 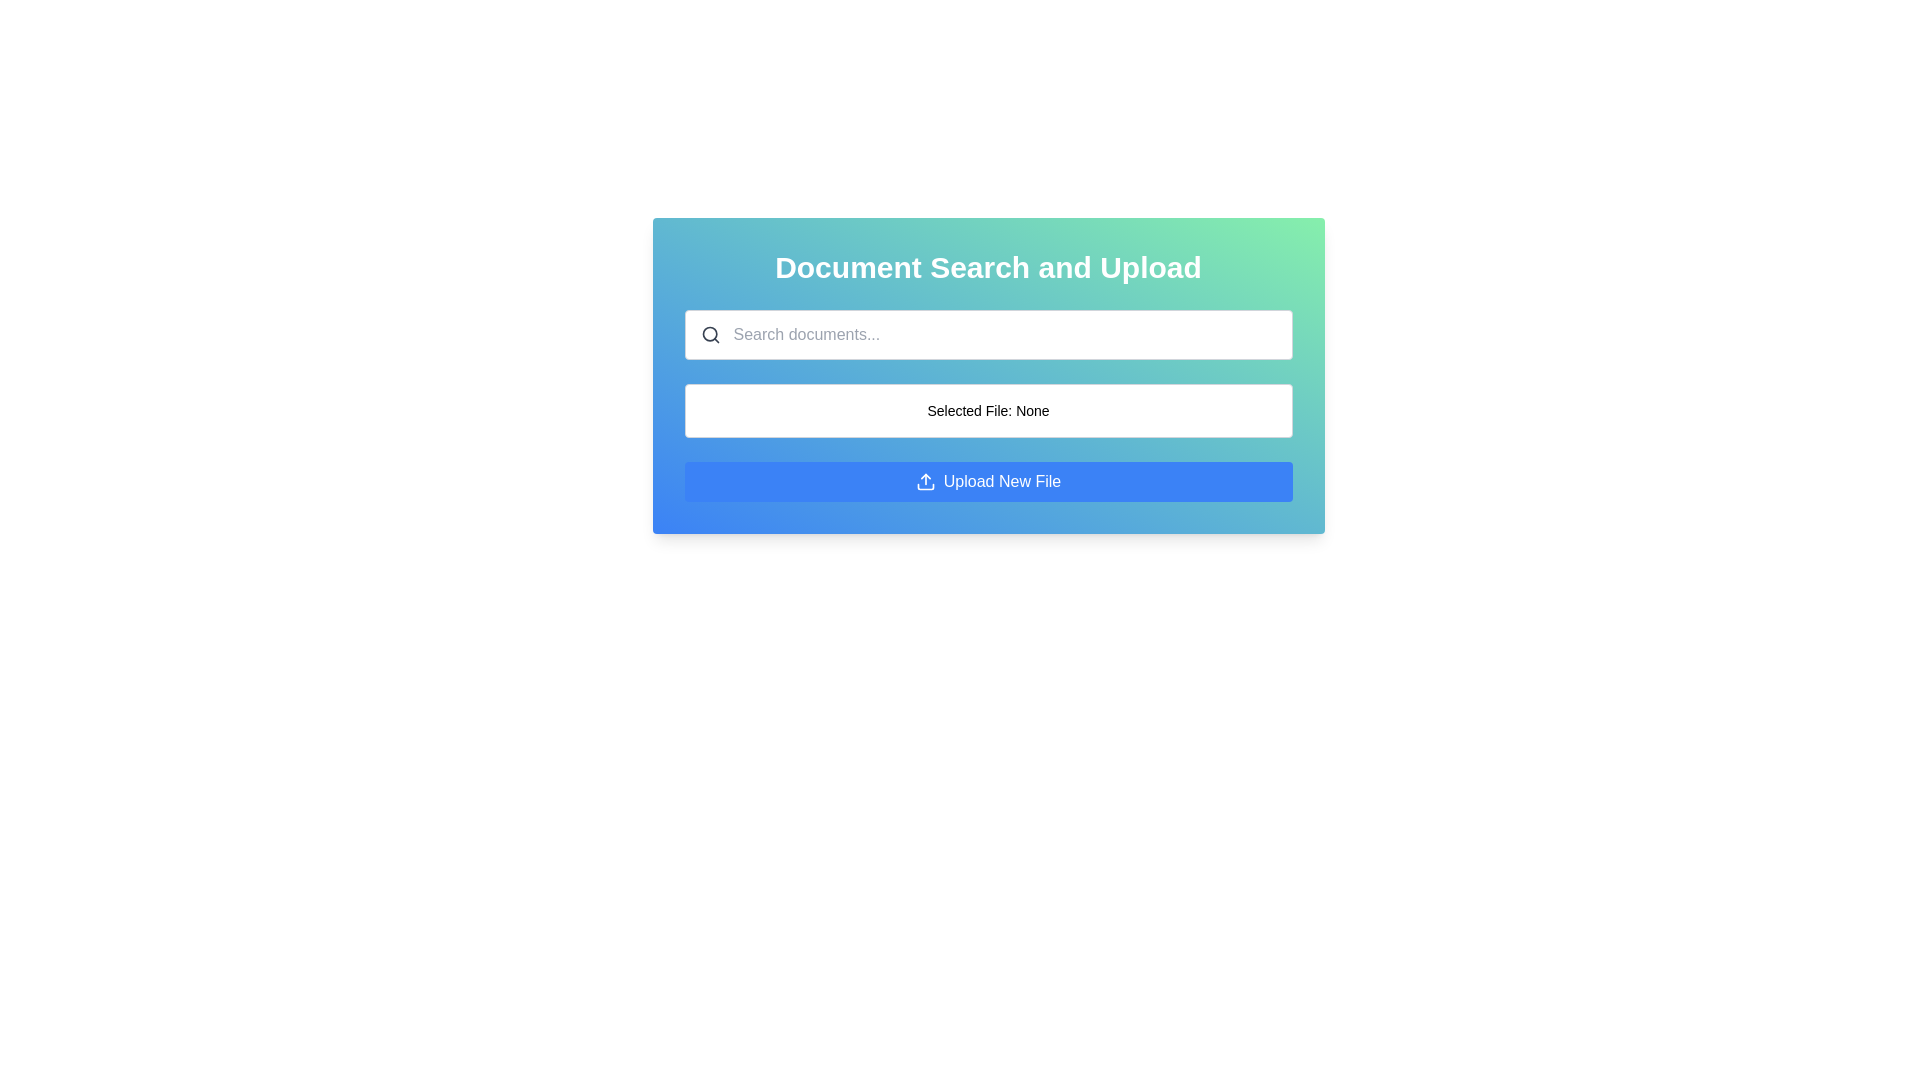 I want to click on the display box that shows the currently selected file for upload, which is located beneath the search box labeled 'Search documents...' and above the blue button labeled 'Upload New File', so click(x=988, y=410).